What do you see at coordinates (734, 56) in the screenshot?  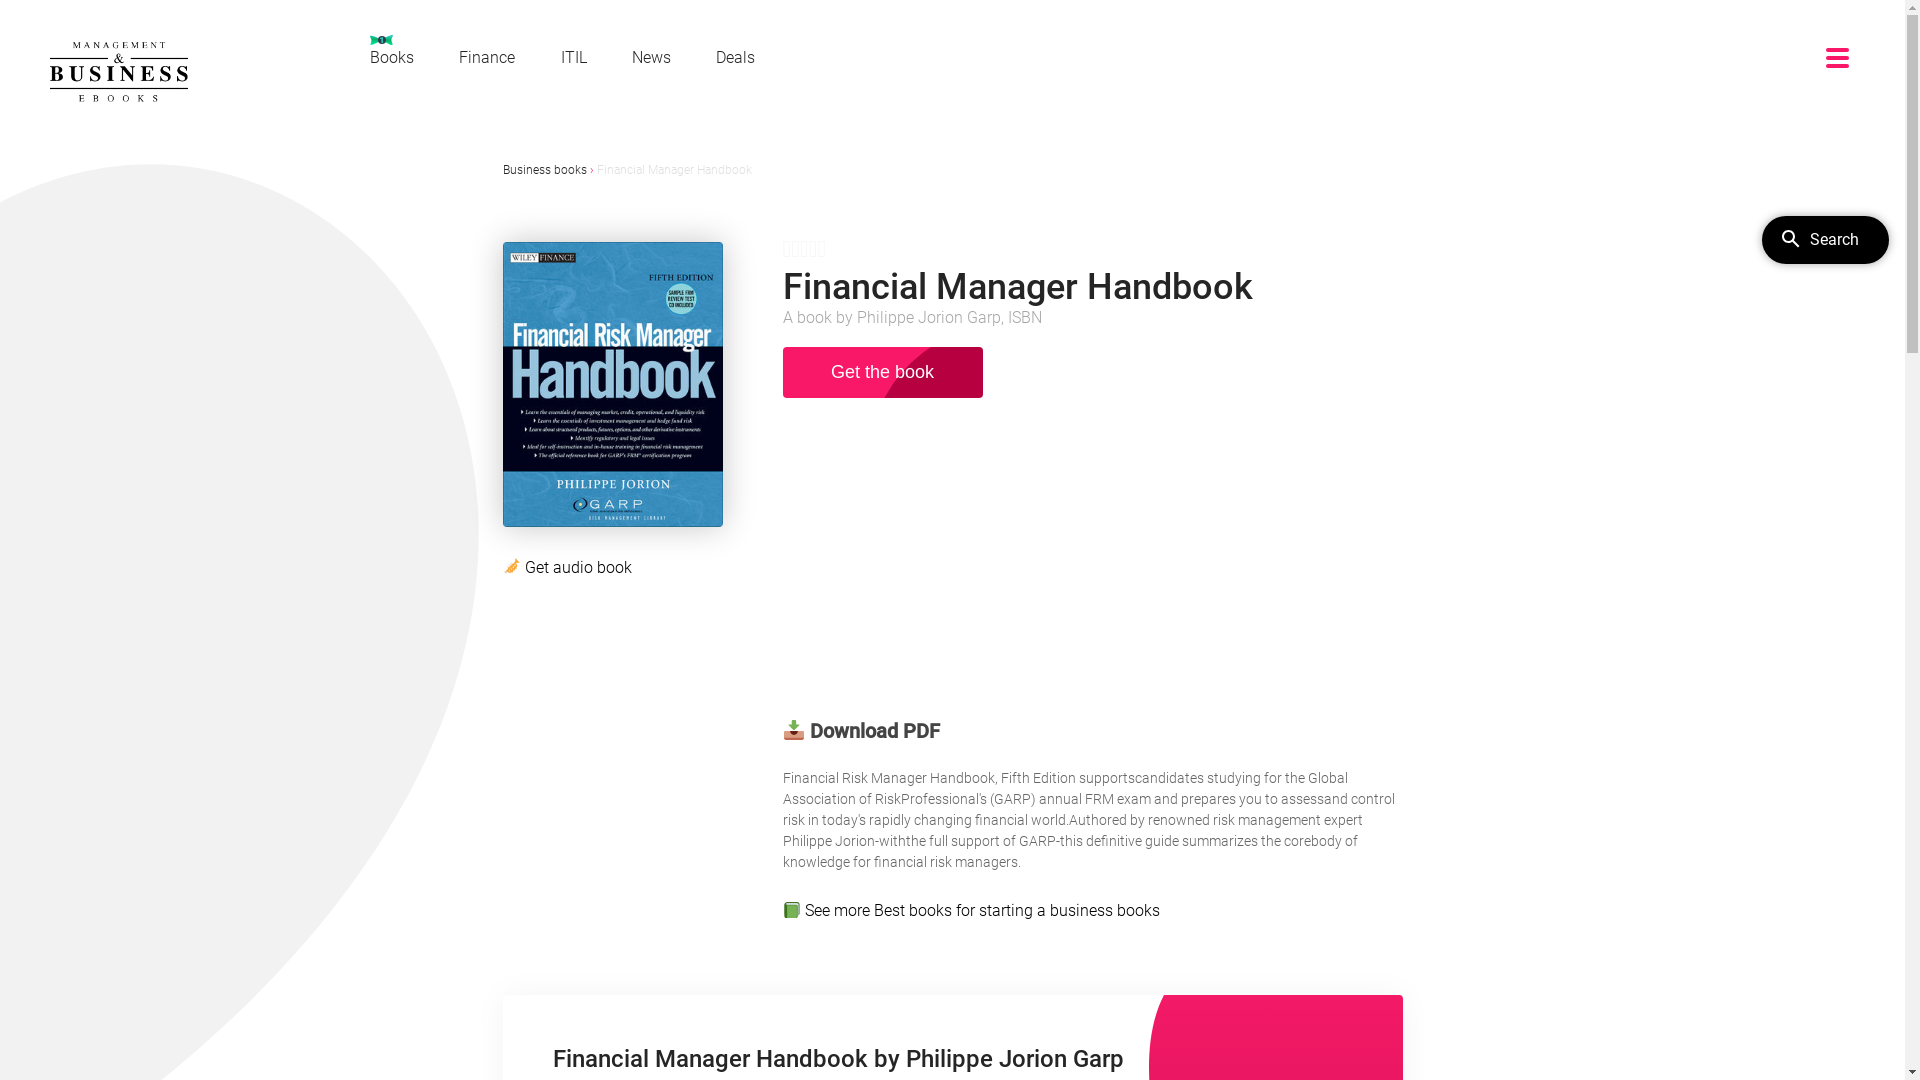 I see `'Deals'` at bounding box center [734, 56].